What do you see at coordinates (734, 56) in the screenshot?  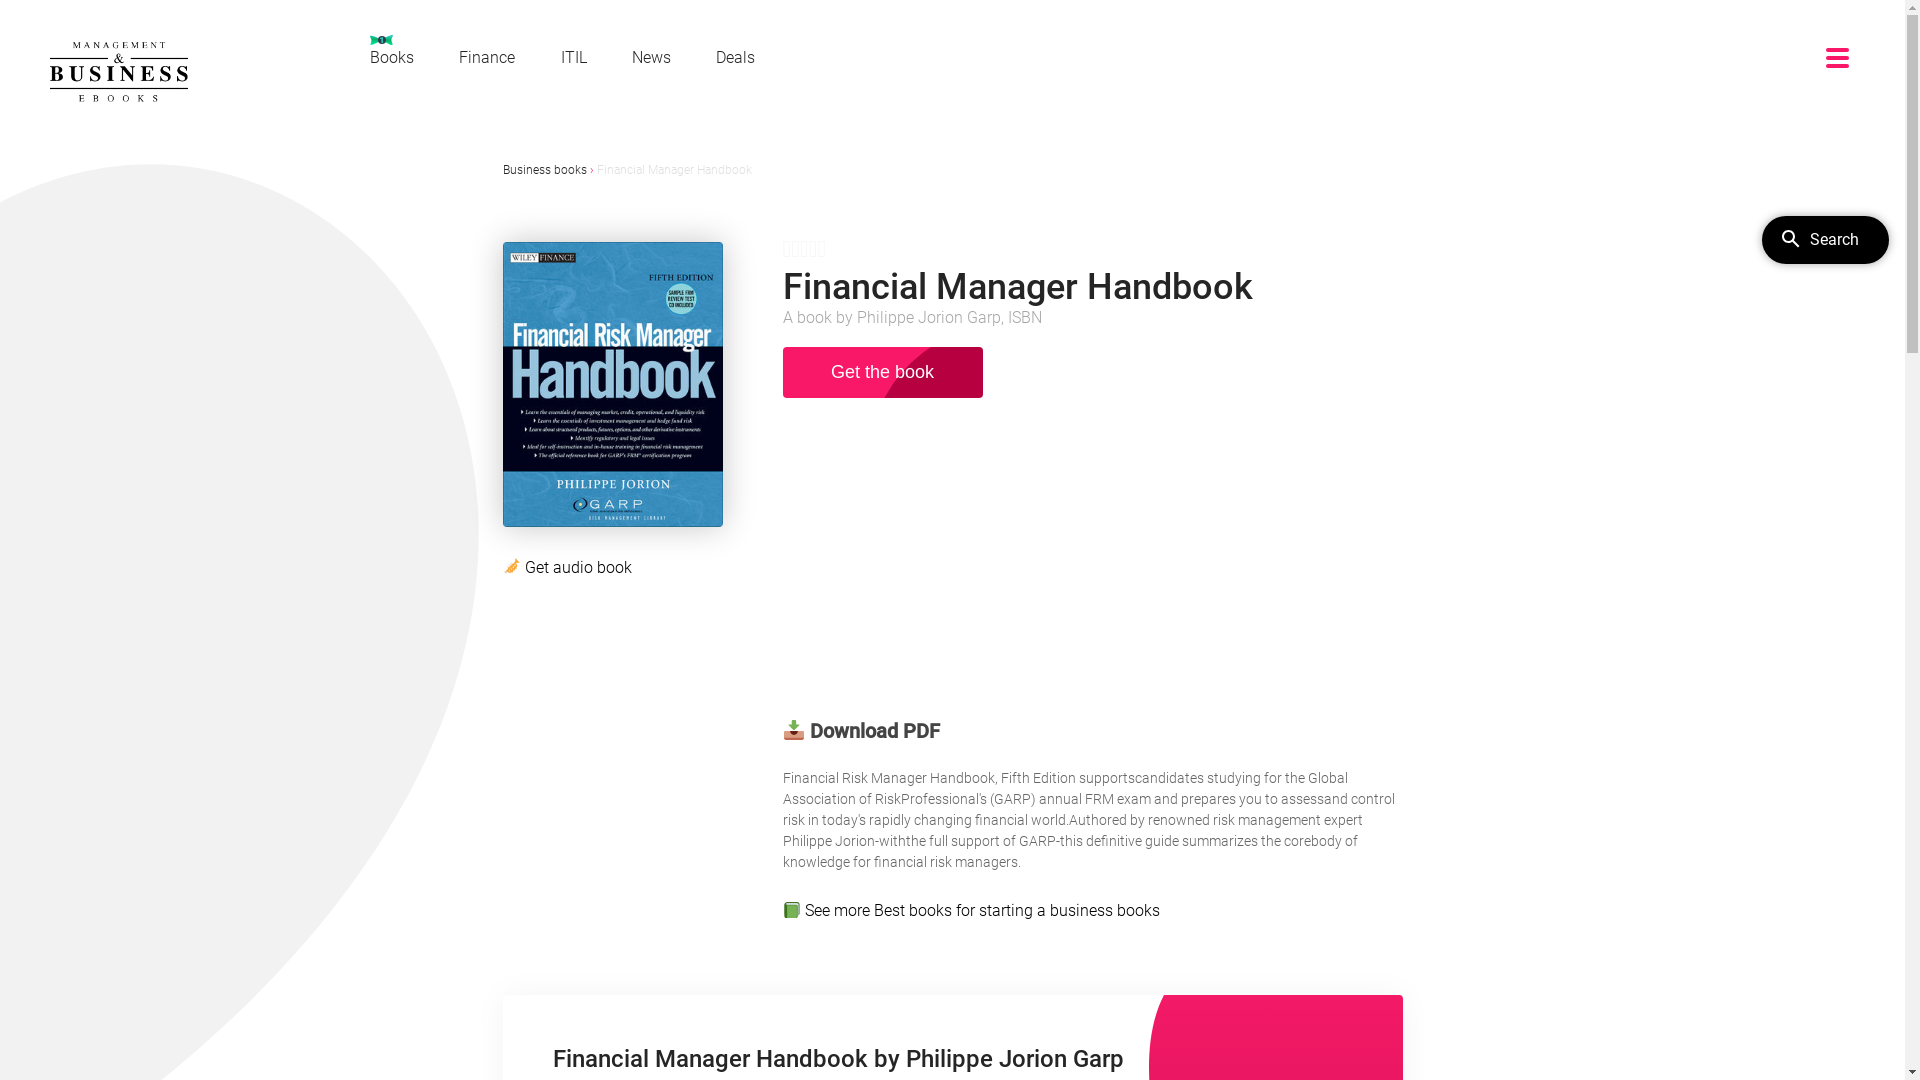 I see `'Deals'` at bounding box center [734, 56].